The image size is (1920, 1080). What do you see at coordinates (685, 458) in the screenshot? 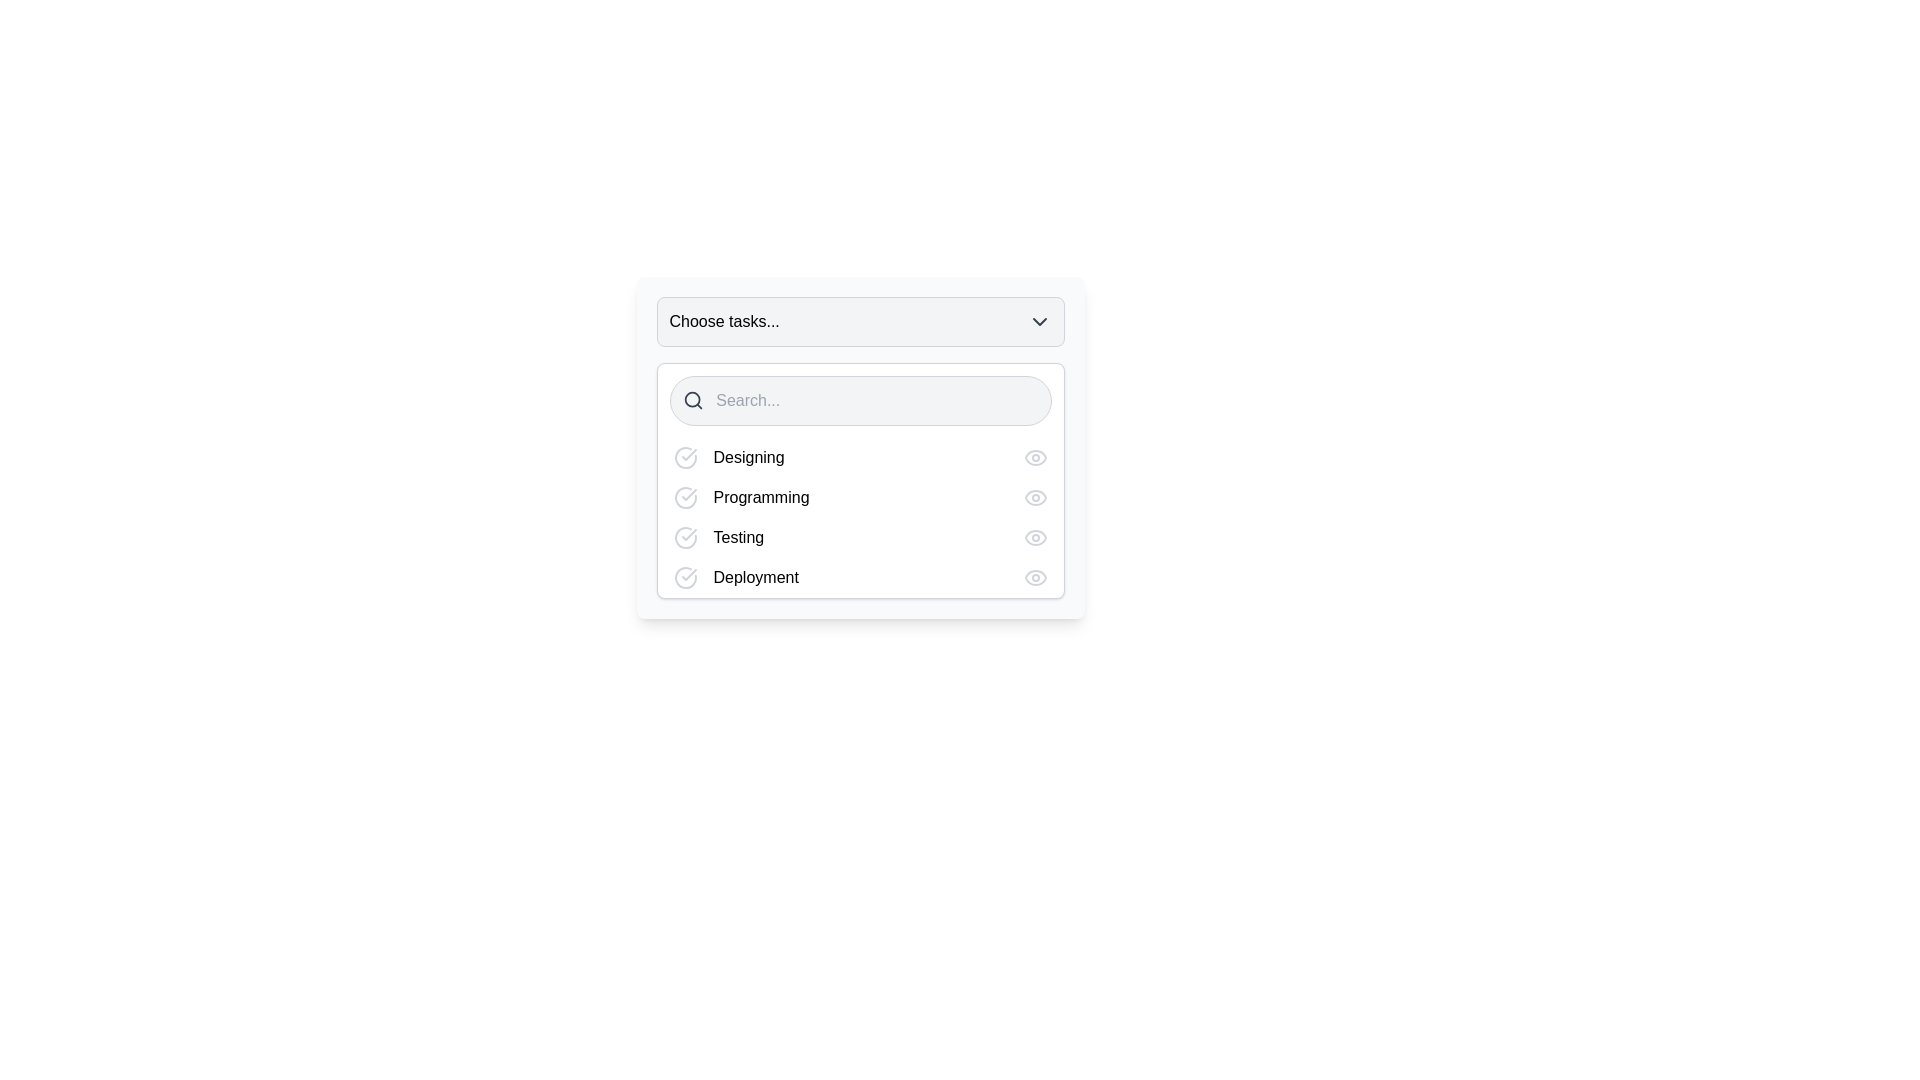
I see `the circular checkmark icon, which is light gray and located to the left of the text 'Designing' in the dropdown menu of tasks` at bounding box center [685, 458].